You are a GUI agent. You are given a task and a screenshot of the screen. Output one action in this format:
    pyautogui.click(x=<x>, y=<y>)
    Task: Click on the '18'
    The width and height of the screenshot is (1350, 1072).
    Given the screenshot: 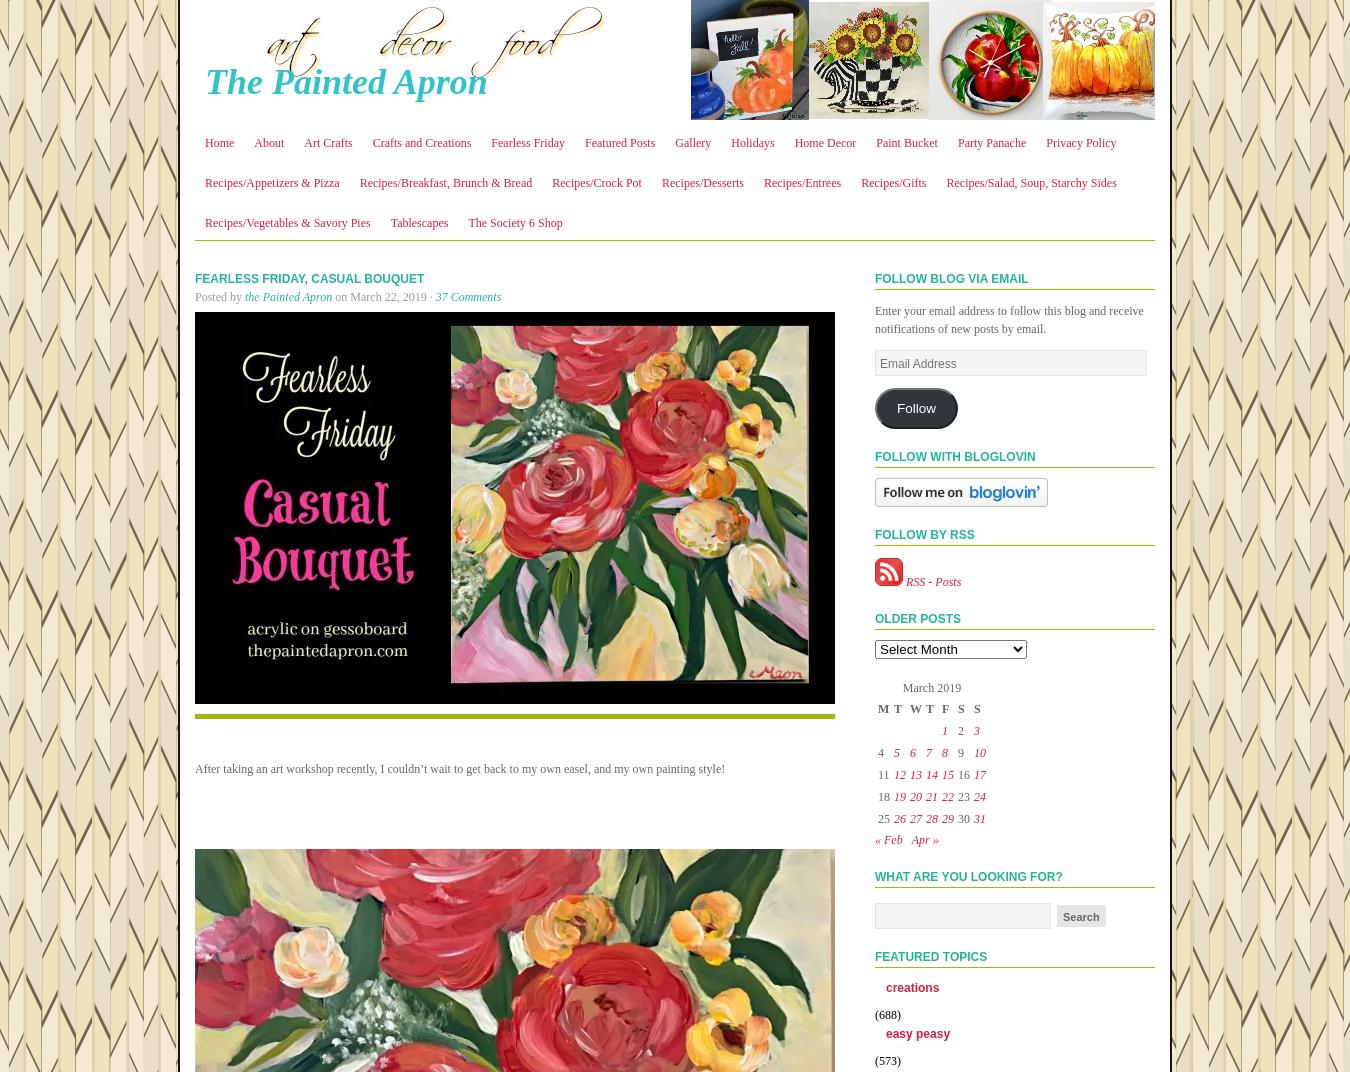 What is the action you would take?
    pyautogui.click(x=883, y=797)
    